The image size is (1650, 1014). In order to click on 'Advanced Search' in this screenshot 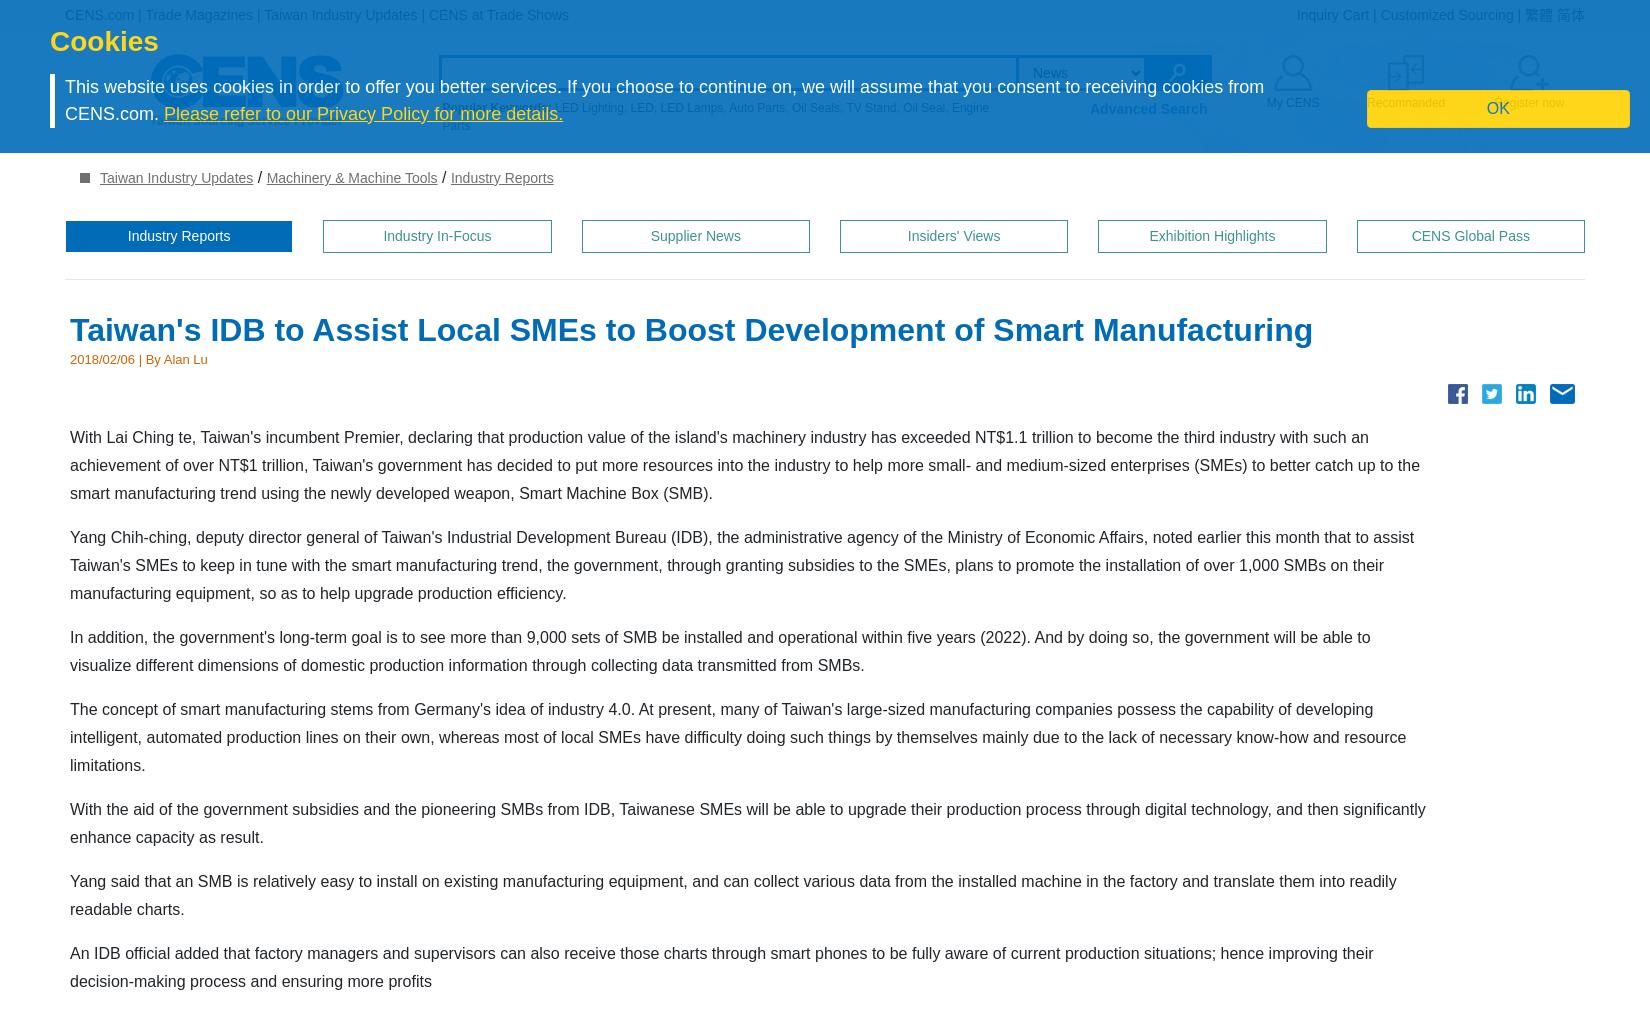, I will do `click(1148, 109)`.